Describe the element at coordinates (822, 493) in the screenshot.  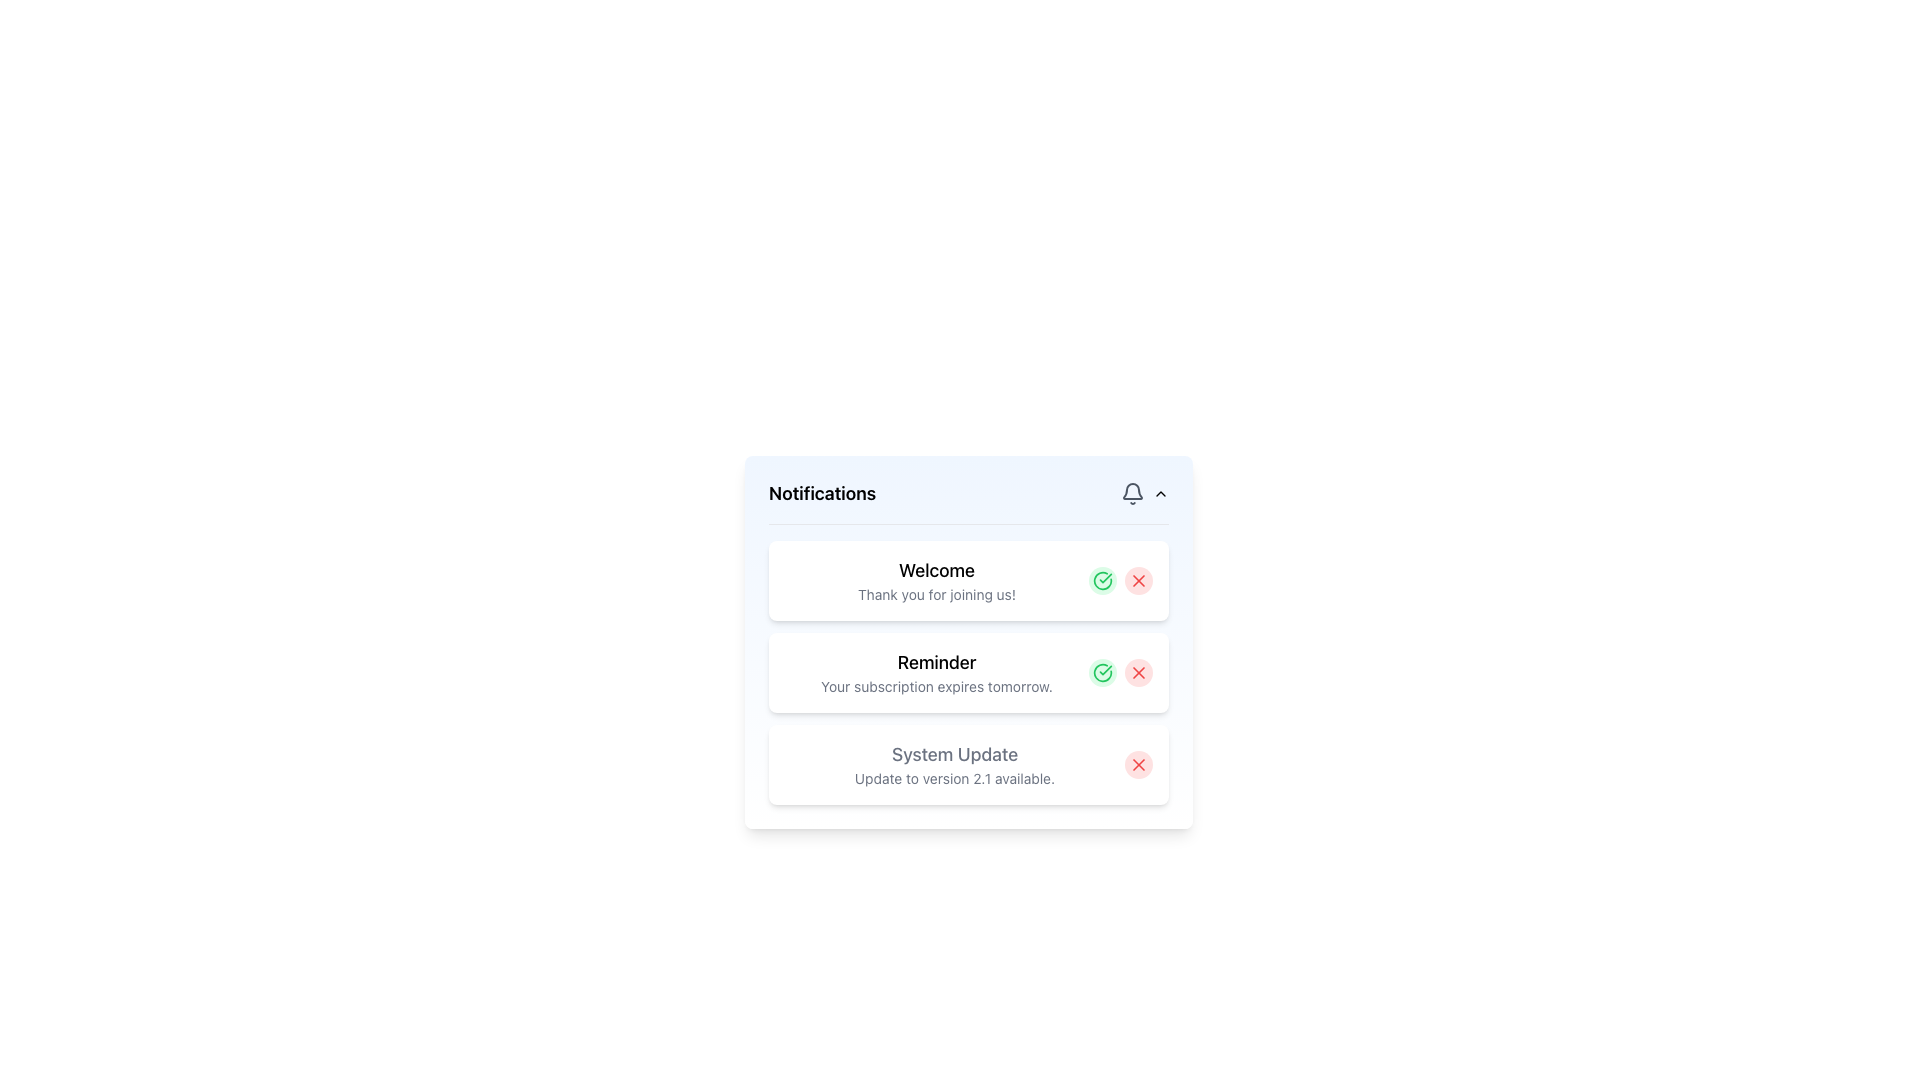
I see `the 'Notifications' text label, which is styled in bold with a larger font size and located in the upper-left corner of the notification panel's header` at that location.